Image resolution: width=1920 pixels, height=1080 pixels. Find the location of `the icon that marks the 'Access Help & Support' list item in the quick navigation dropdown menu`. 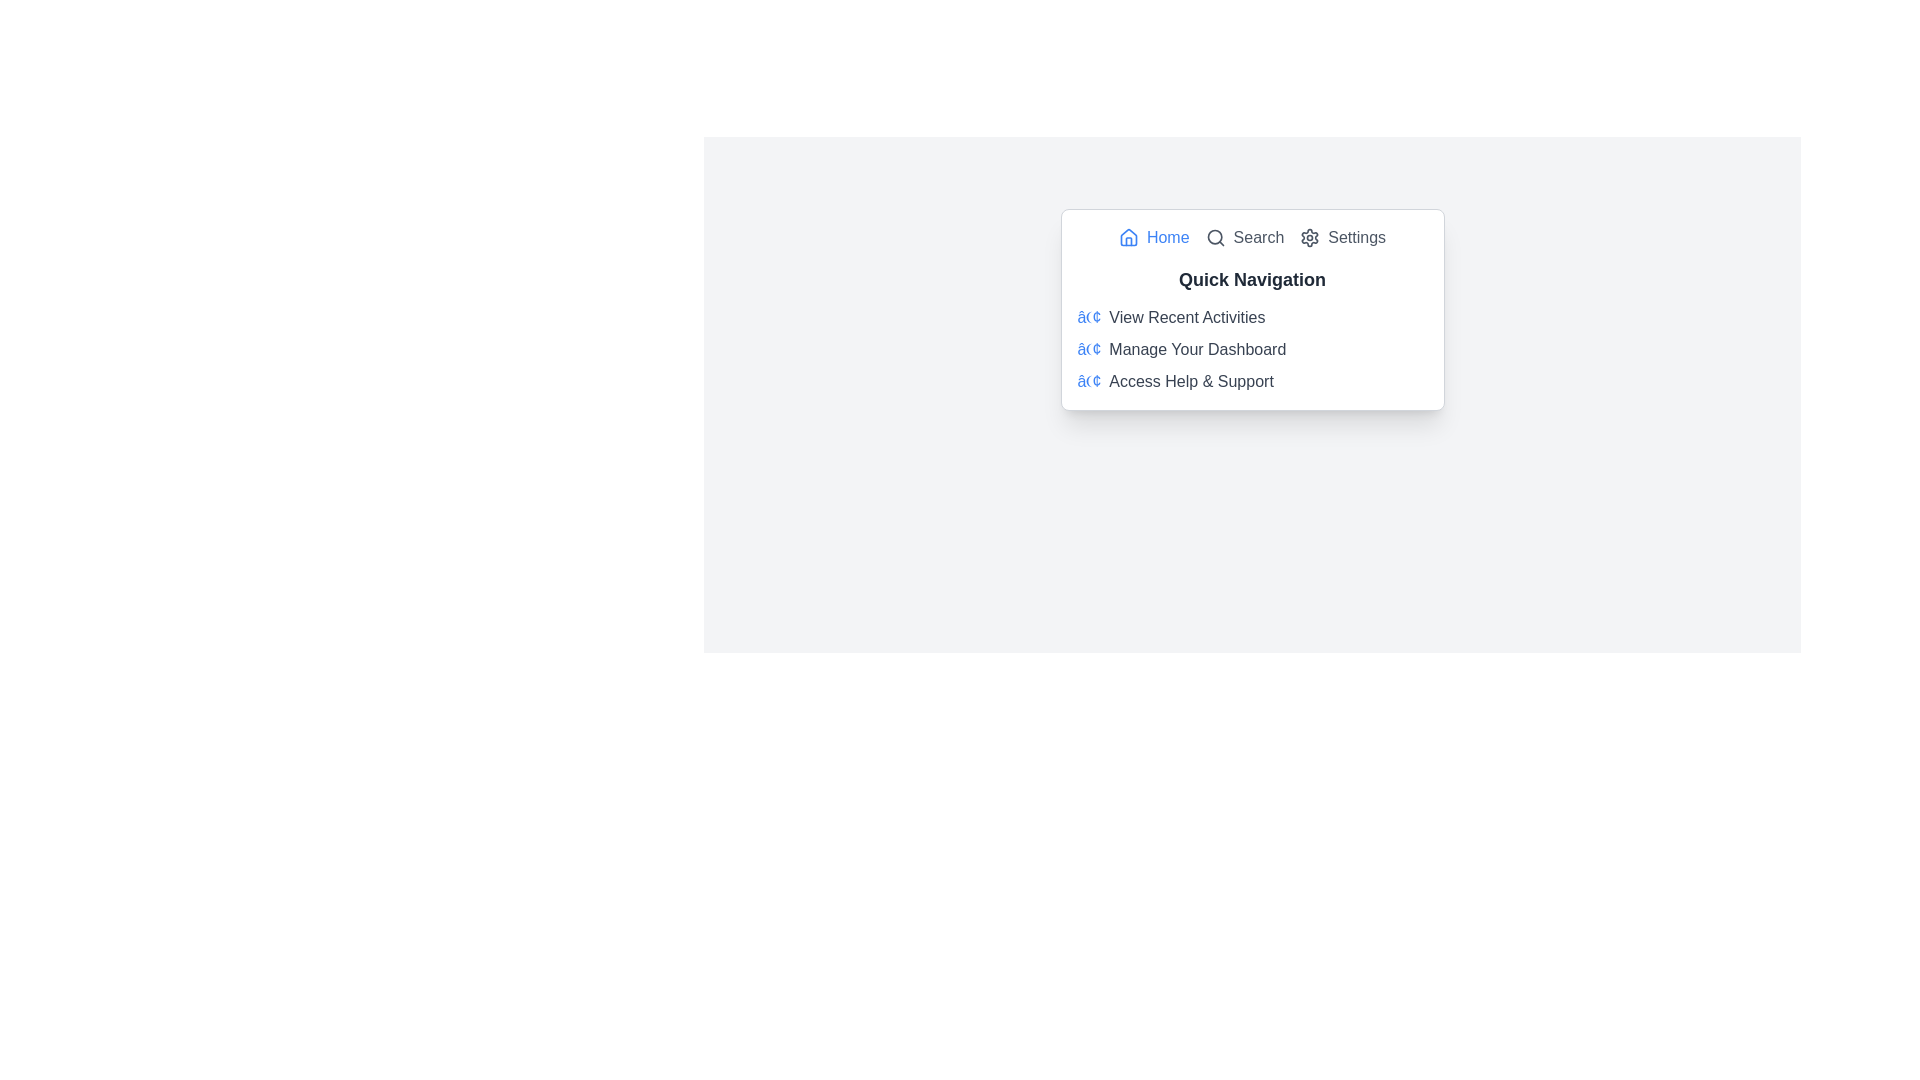

the icon that marks the 'Access Help & Support' list item in the quick navigation dropdown menu is located at coordinates (1088, 381).